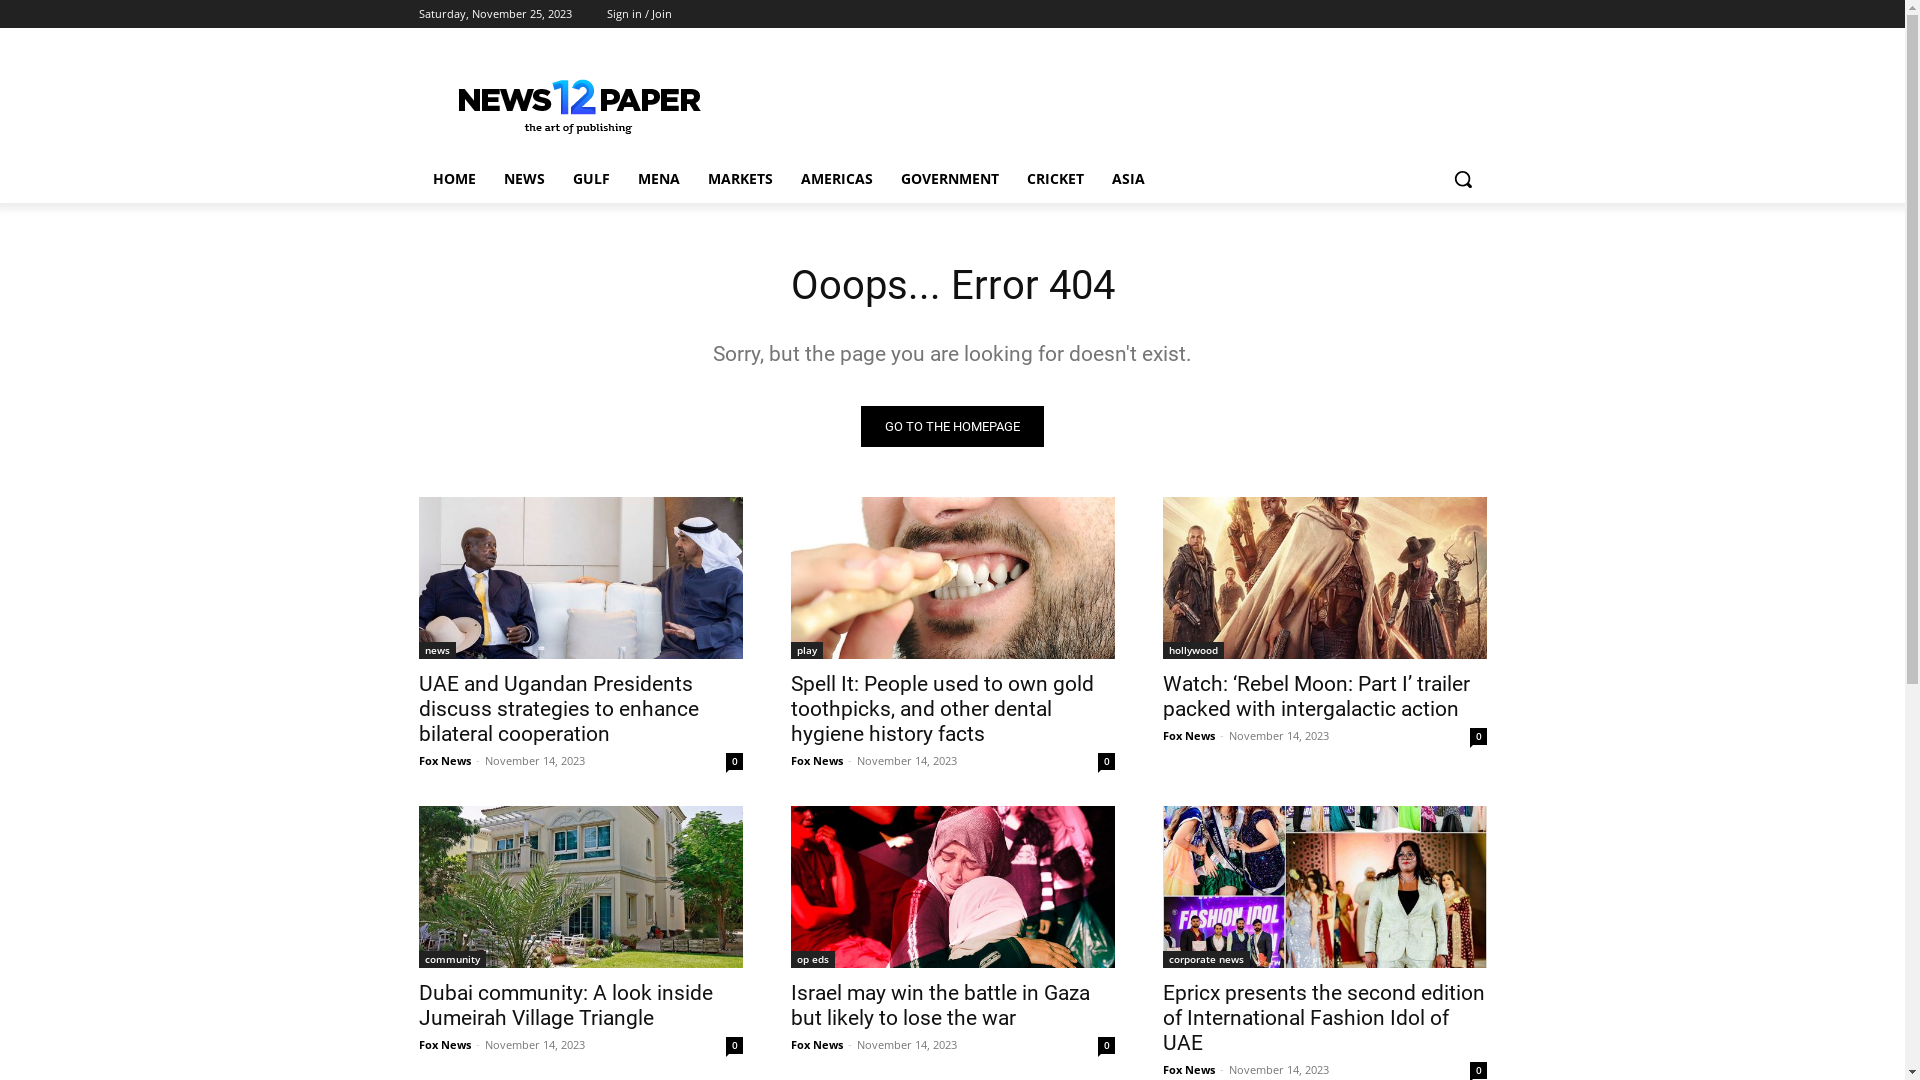 The image size is (1920, 1080). What do you see at coordinates (1053, 177) in the screenshot?
I see `'CRICKET'` at bounding box center [1053, 177].